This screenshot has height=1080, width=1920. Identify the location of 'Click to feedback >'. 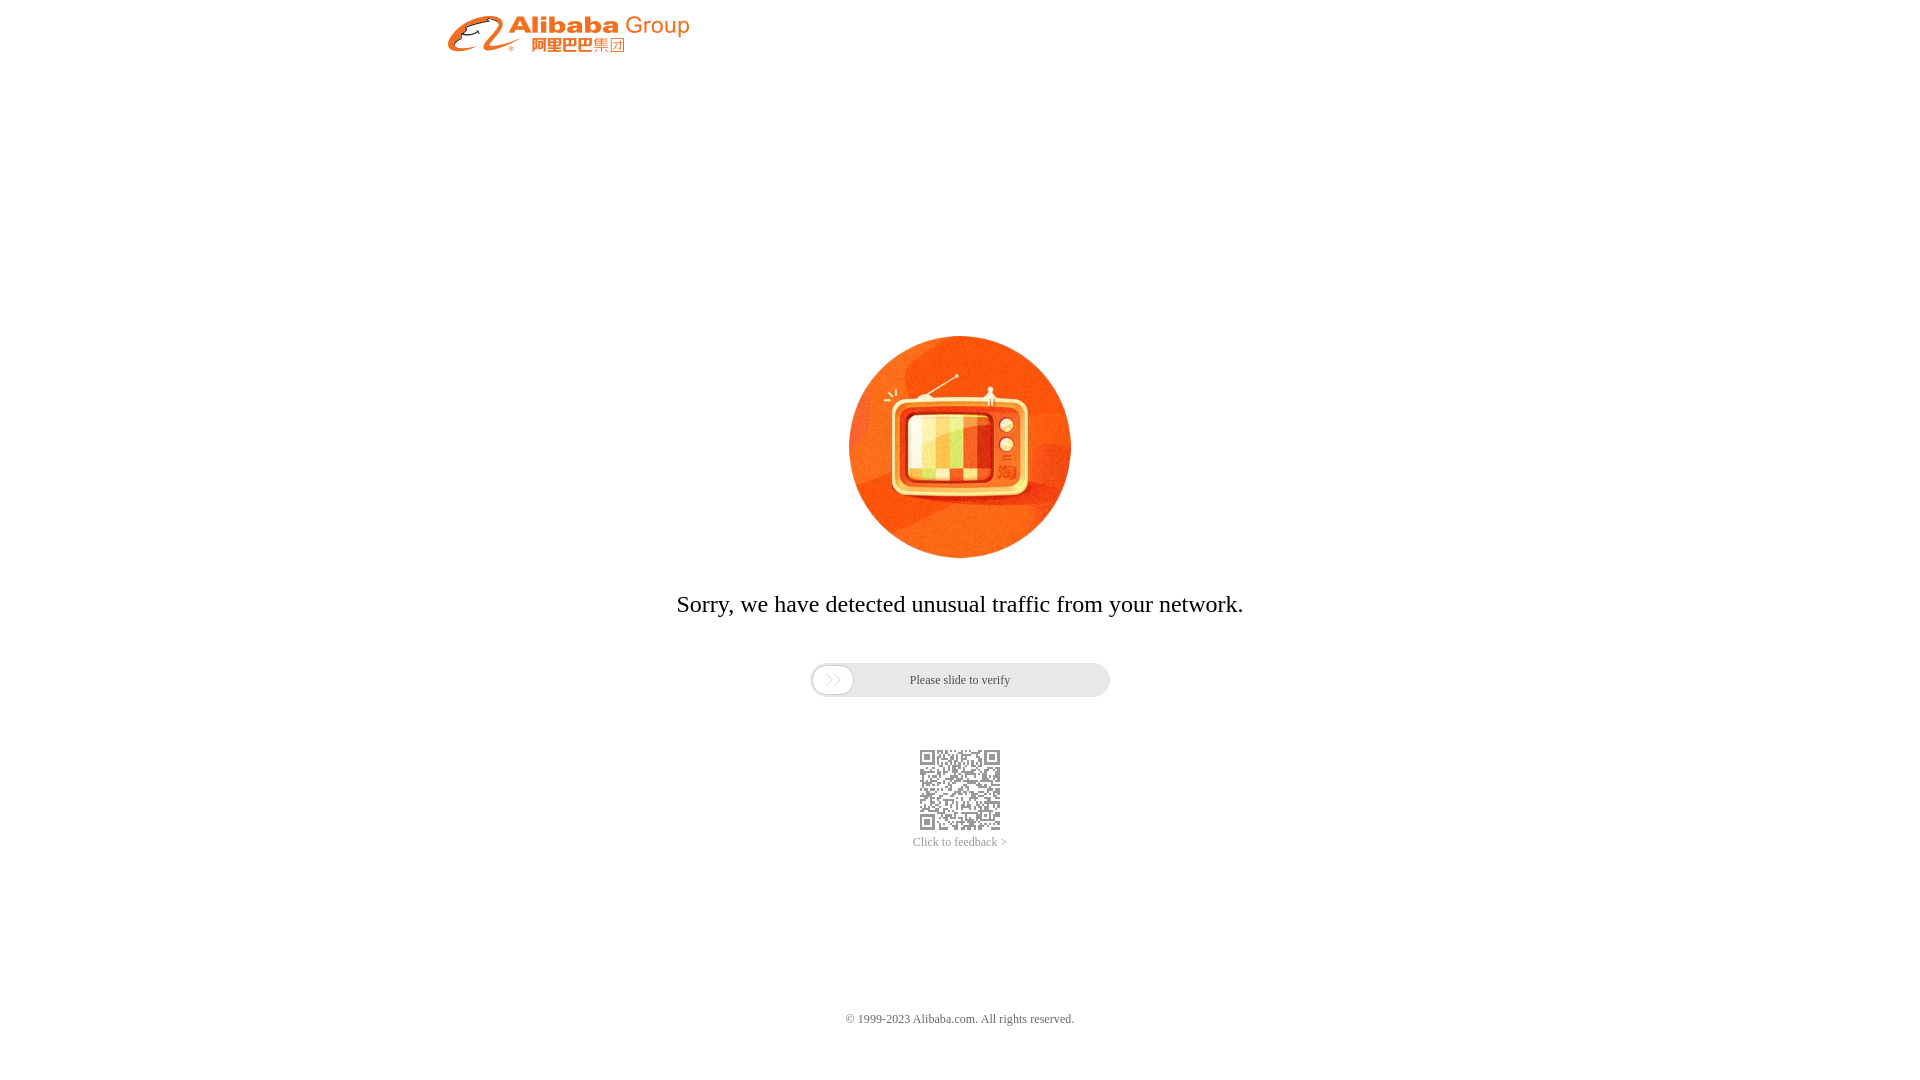
(960, 842).